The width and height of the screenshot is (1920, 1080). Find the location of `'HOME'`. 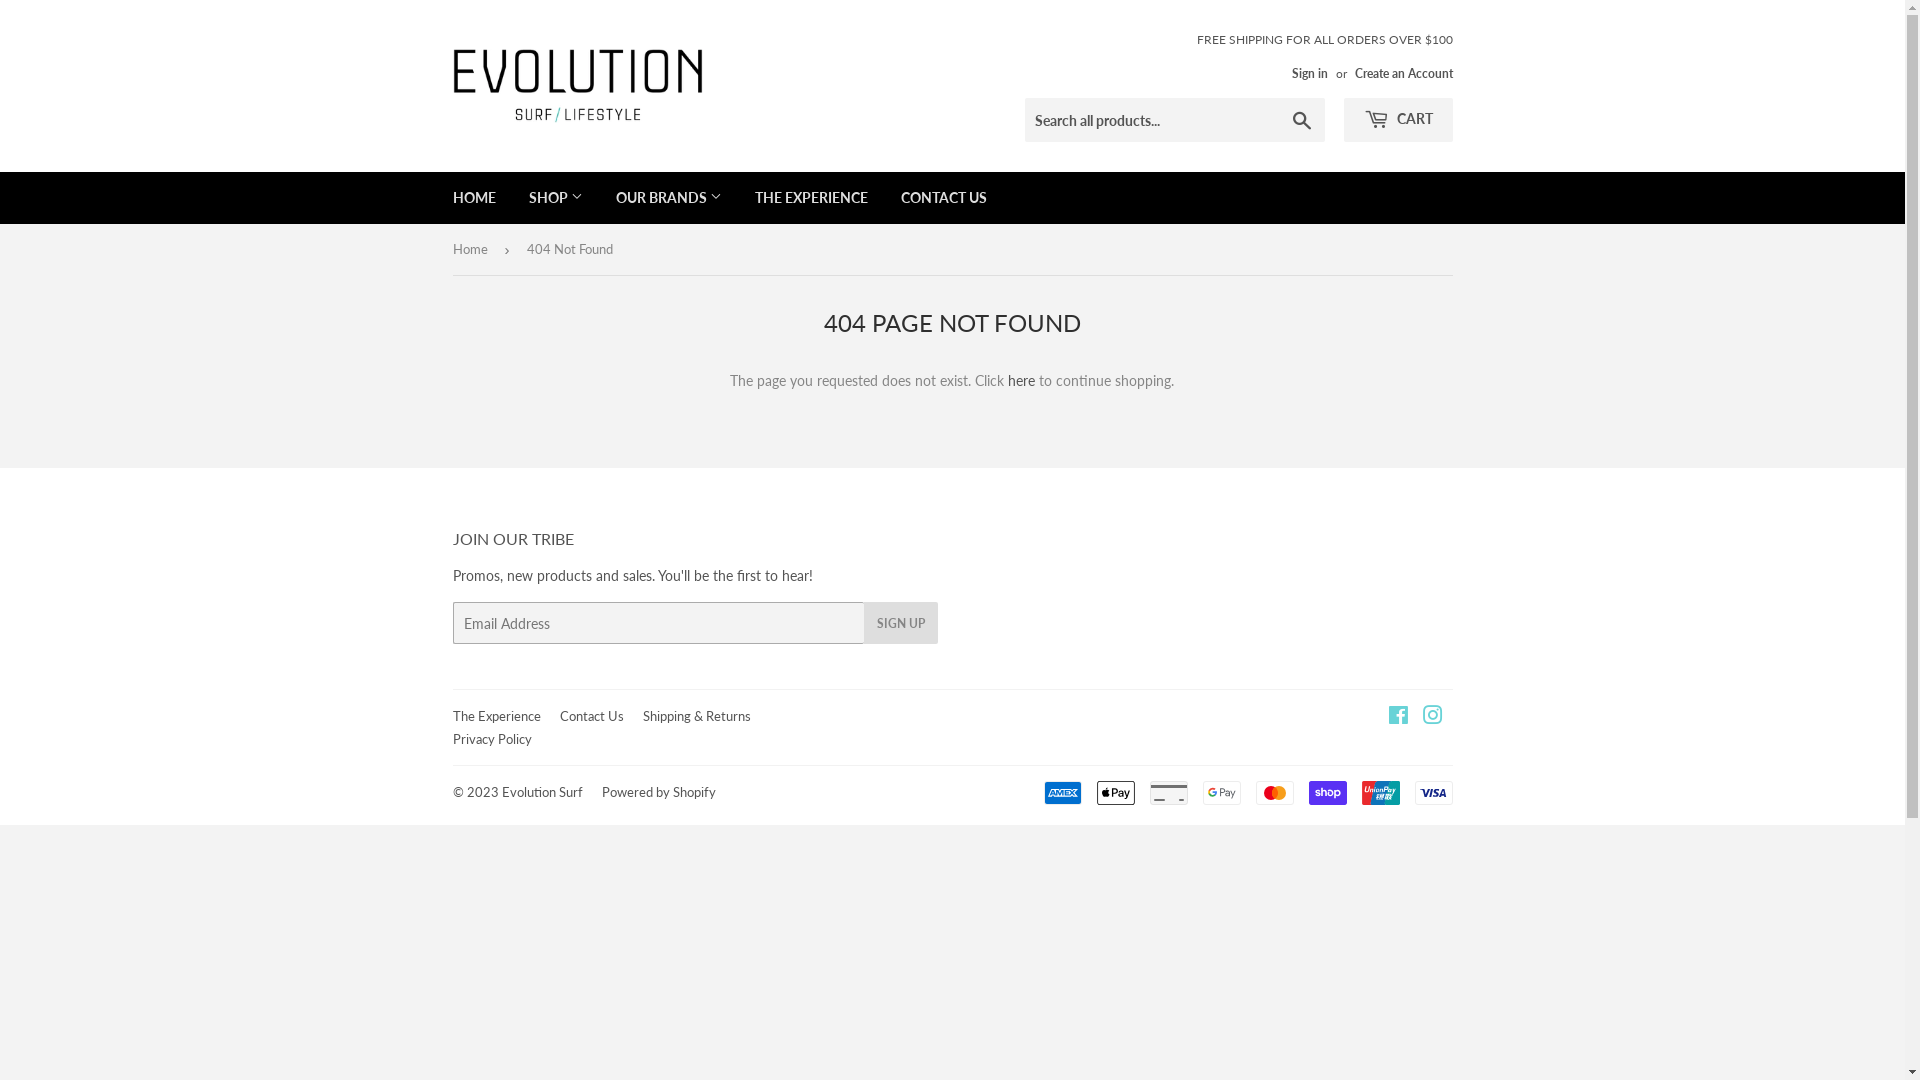

'HOME' is located at coordinates (436, 197).